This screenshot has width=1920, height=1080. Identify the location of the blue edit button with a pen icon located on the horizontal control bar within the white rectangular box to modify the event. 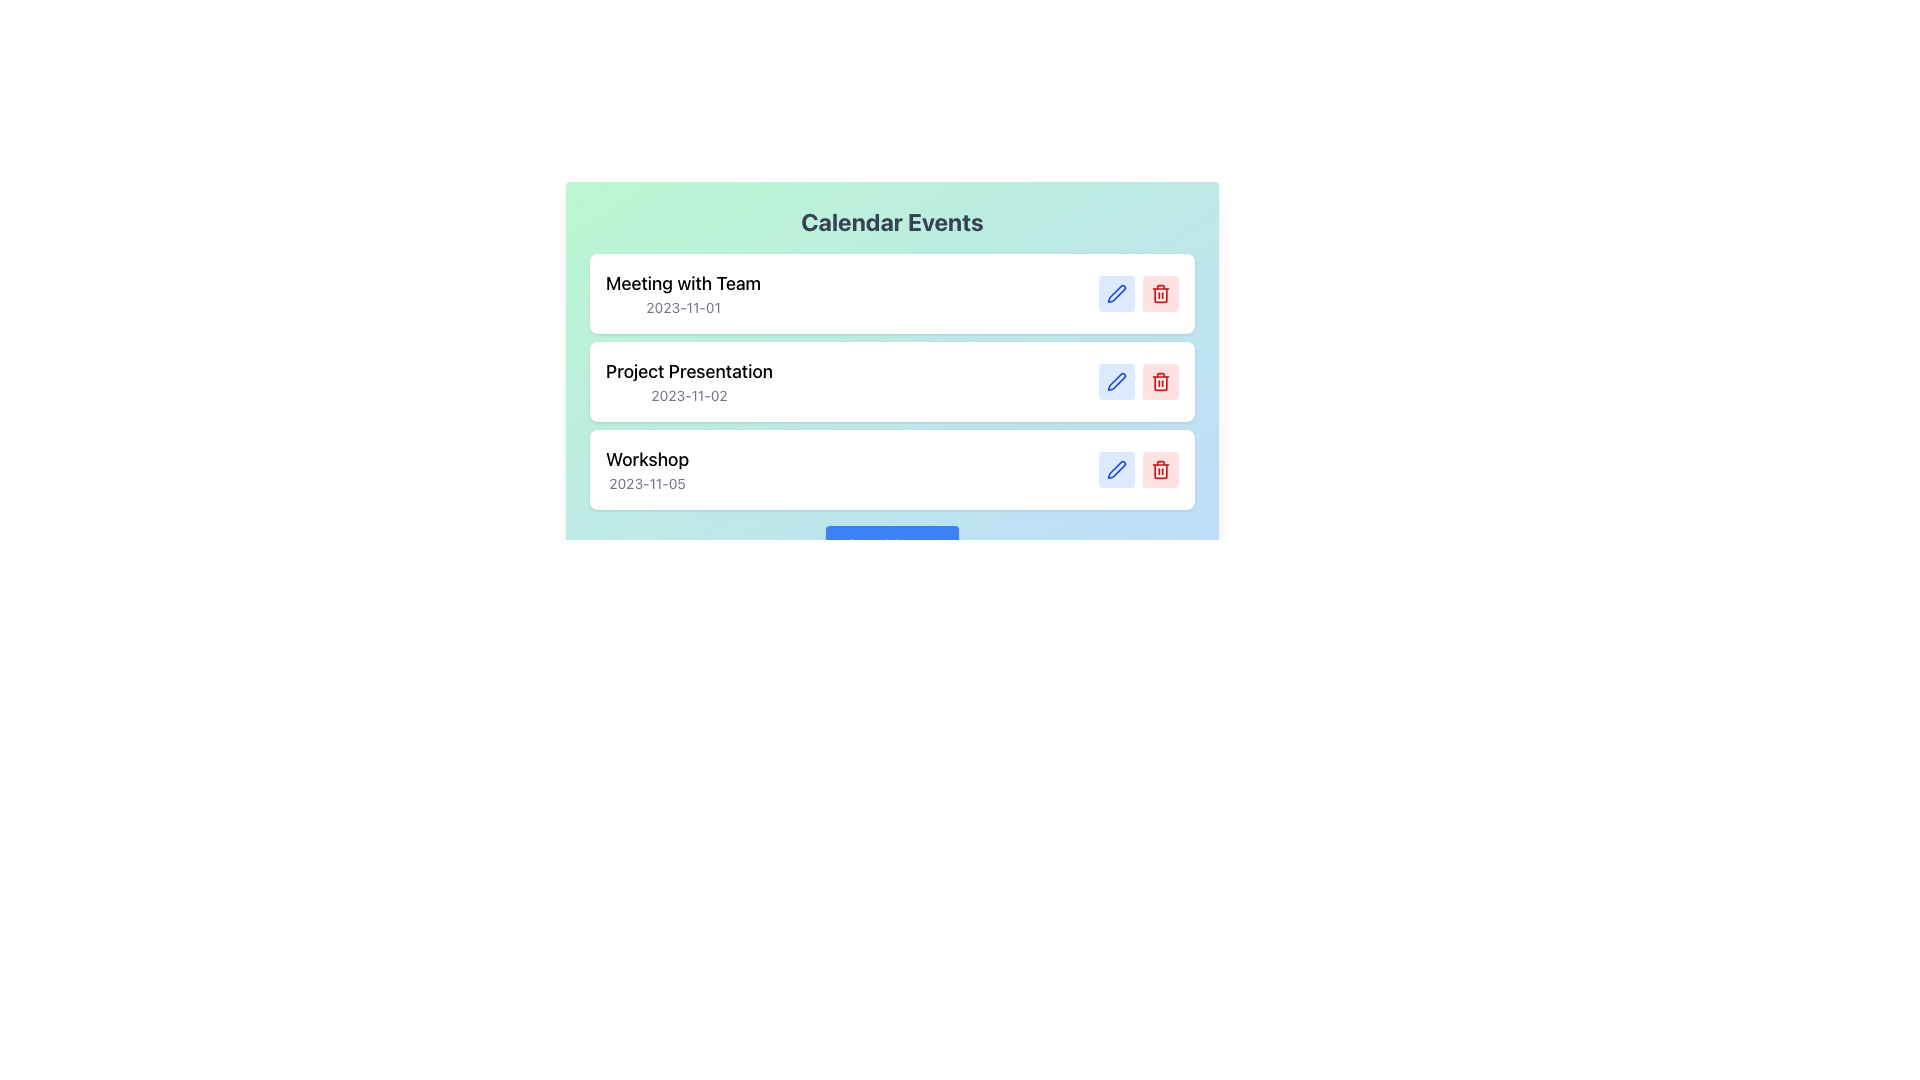
(1138, 470).